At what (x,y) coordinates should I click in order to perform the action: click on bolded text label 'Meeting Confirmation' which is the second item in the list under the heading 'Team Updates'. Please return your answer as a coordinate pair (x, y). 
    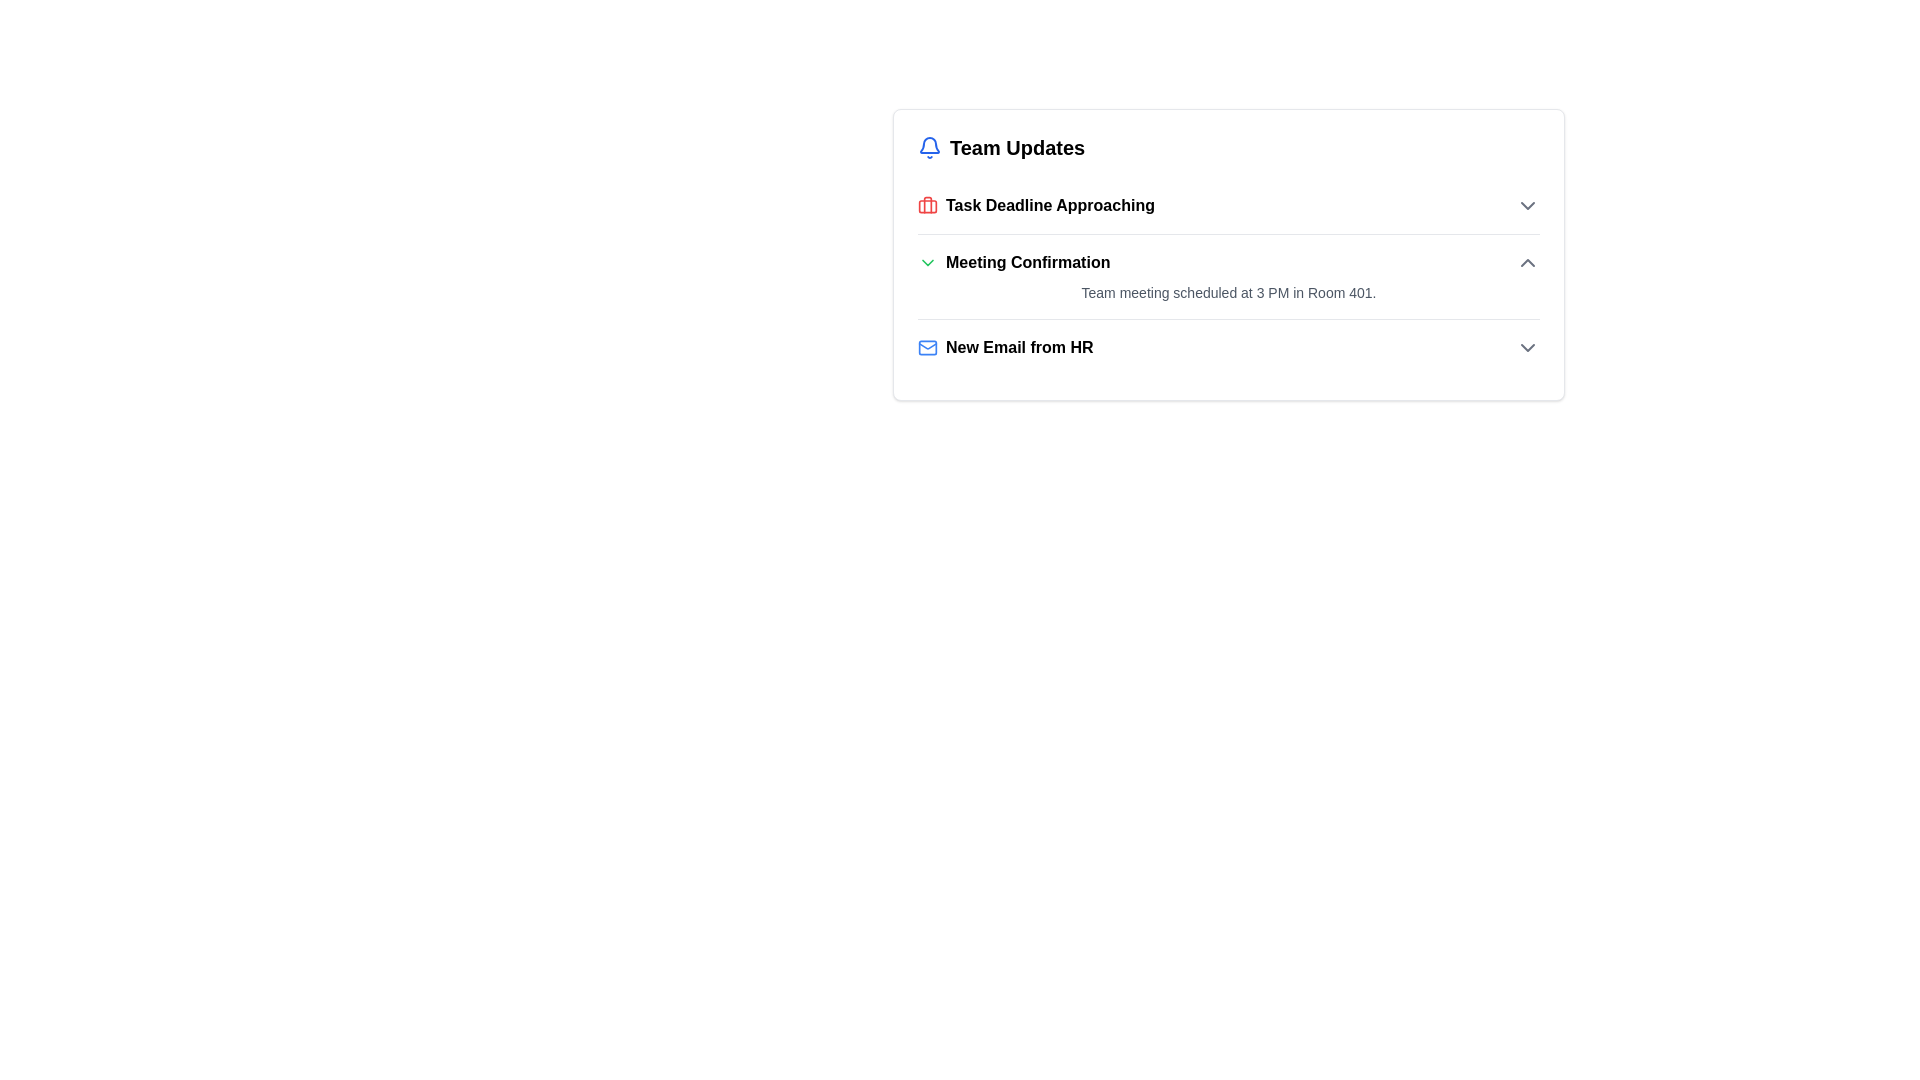
    Looking at the image, I should click on (1028, 261).